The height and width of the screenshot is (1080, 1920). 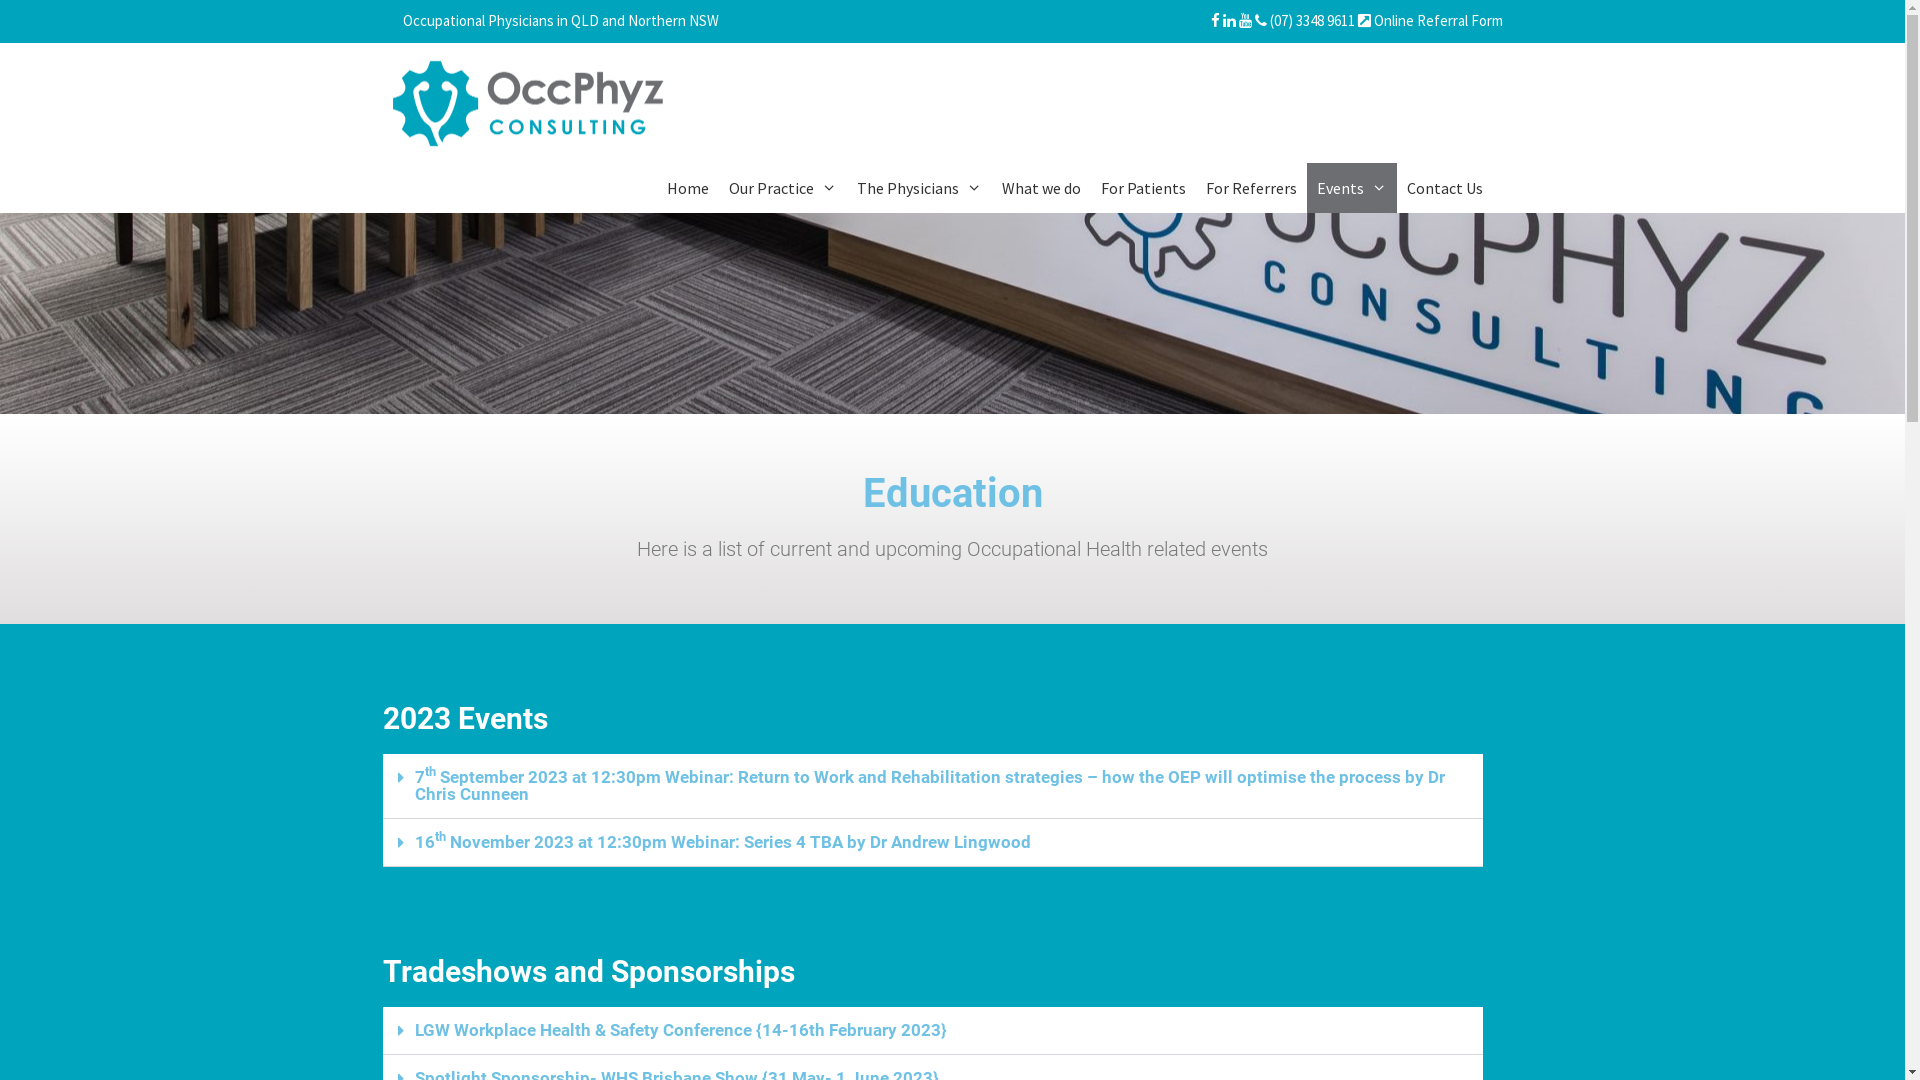 I want to click on 'What we do', so click(x=1040, y=188).